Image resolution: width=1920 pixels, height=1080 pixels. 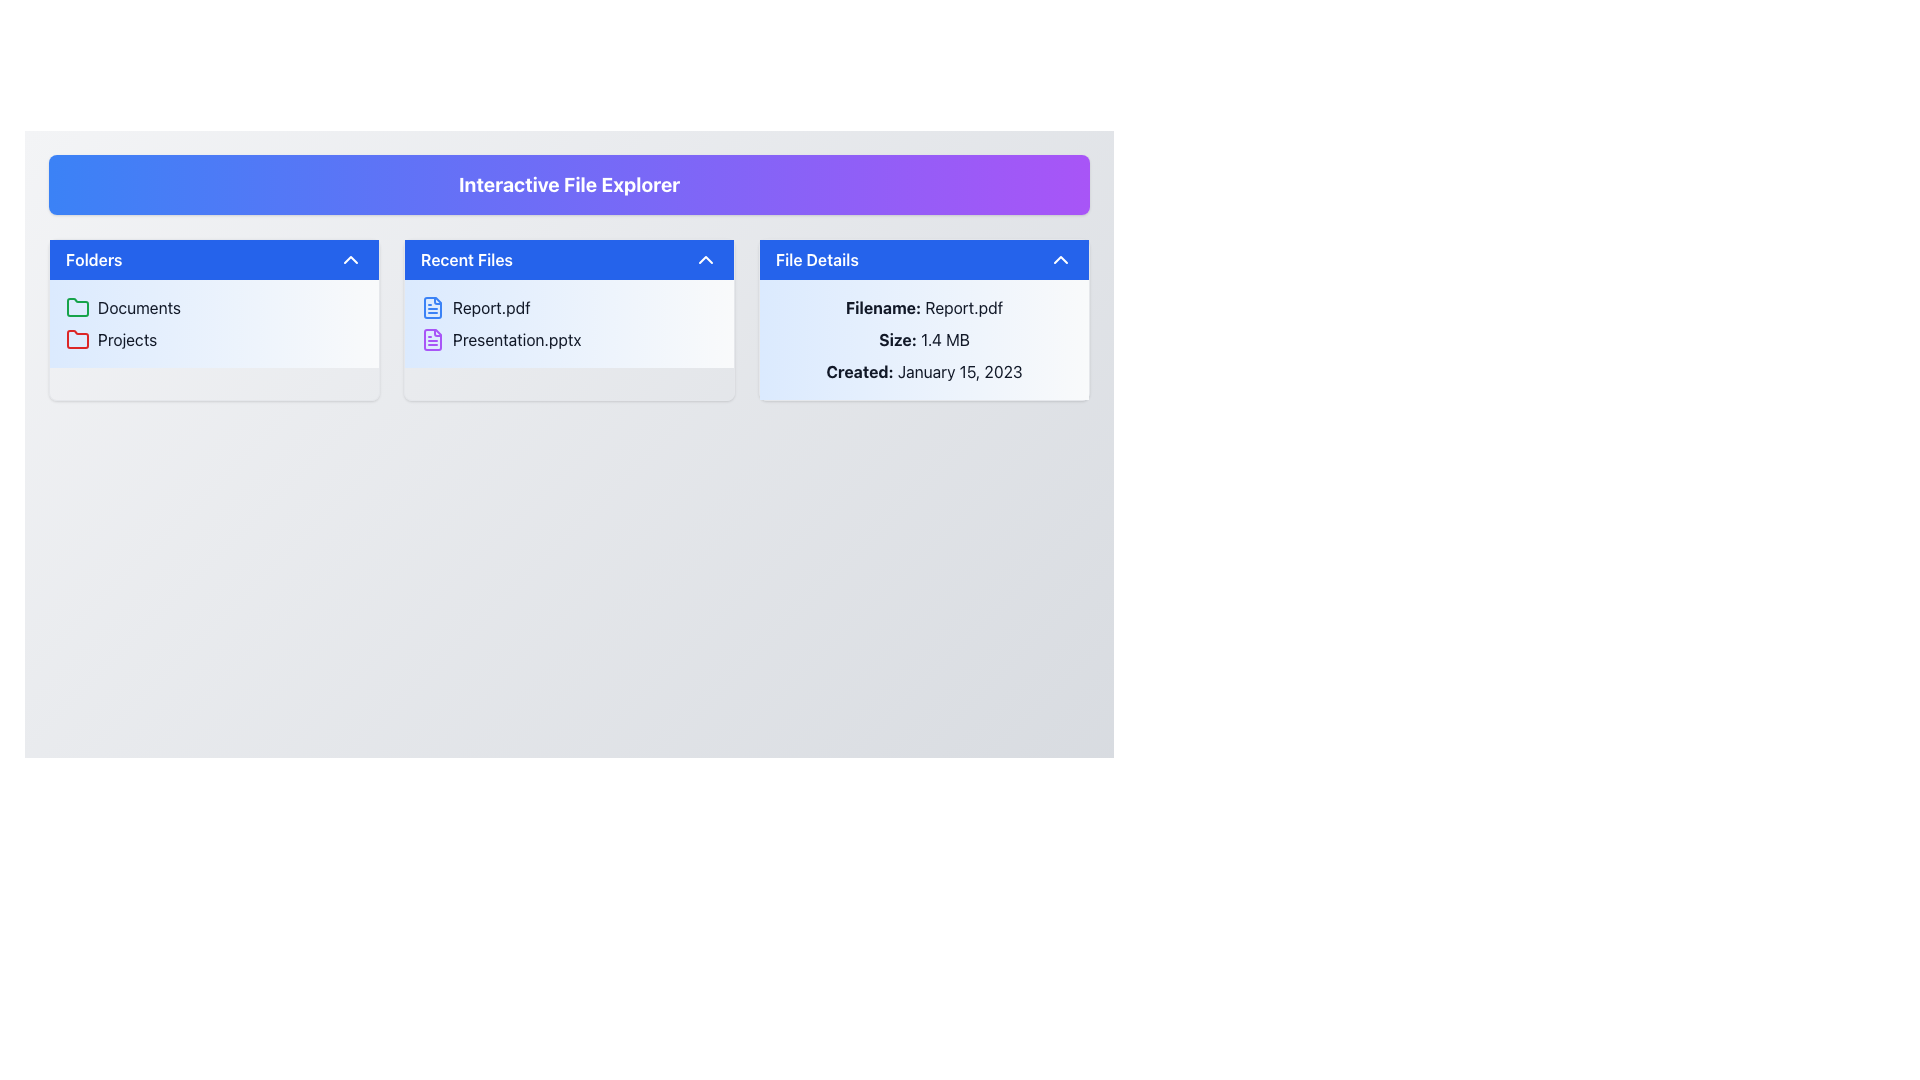 I want to click on the bold text label displaying 'Size:' located in the 'File Details' section on the far-right column, above the file size text, so click(x=896, y=338).